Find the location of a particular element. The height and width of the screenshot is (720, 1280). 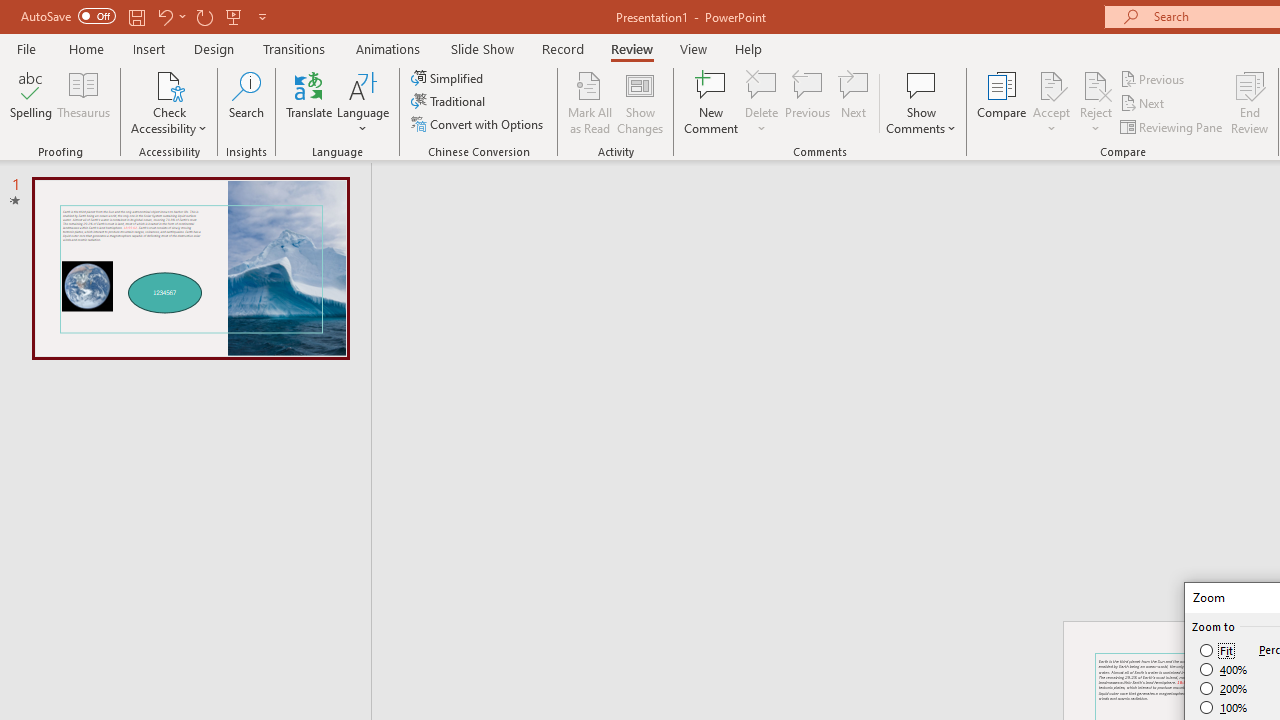

'Accept' is located at coordinates (1050, 103).